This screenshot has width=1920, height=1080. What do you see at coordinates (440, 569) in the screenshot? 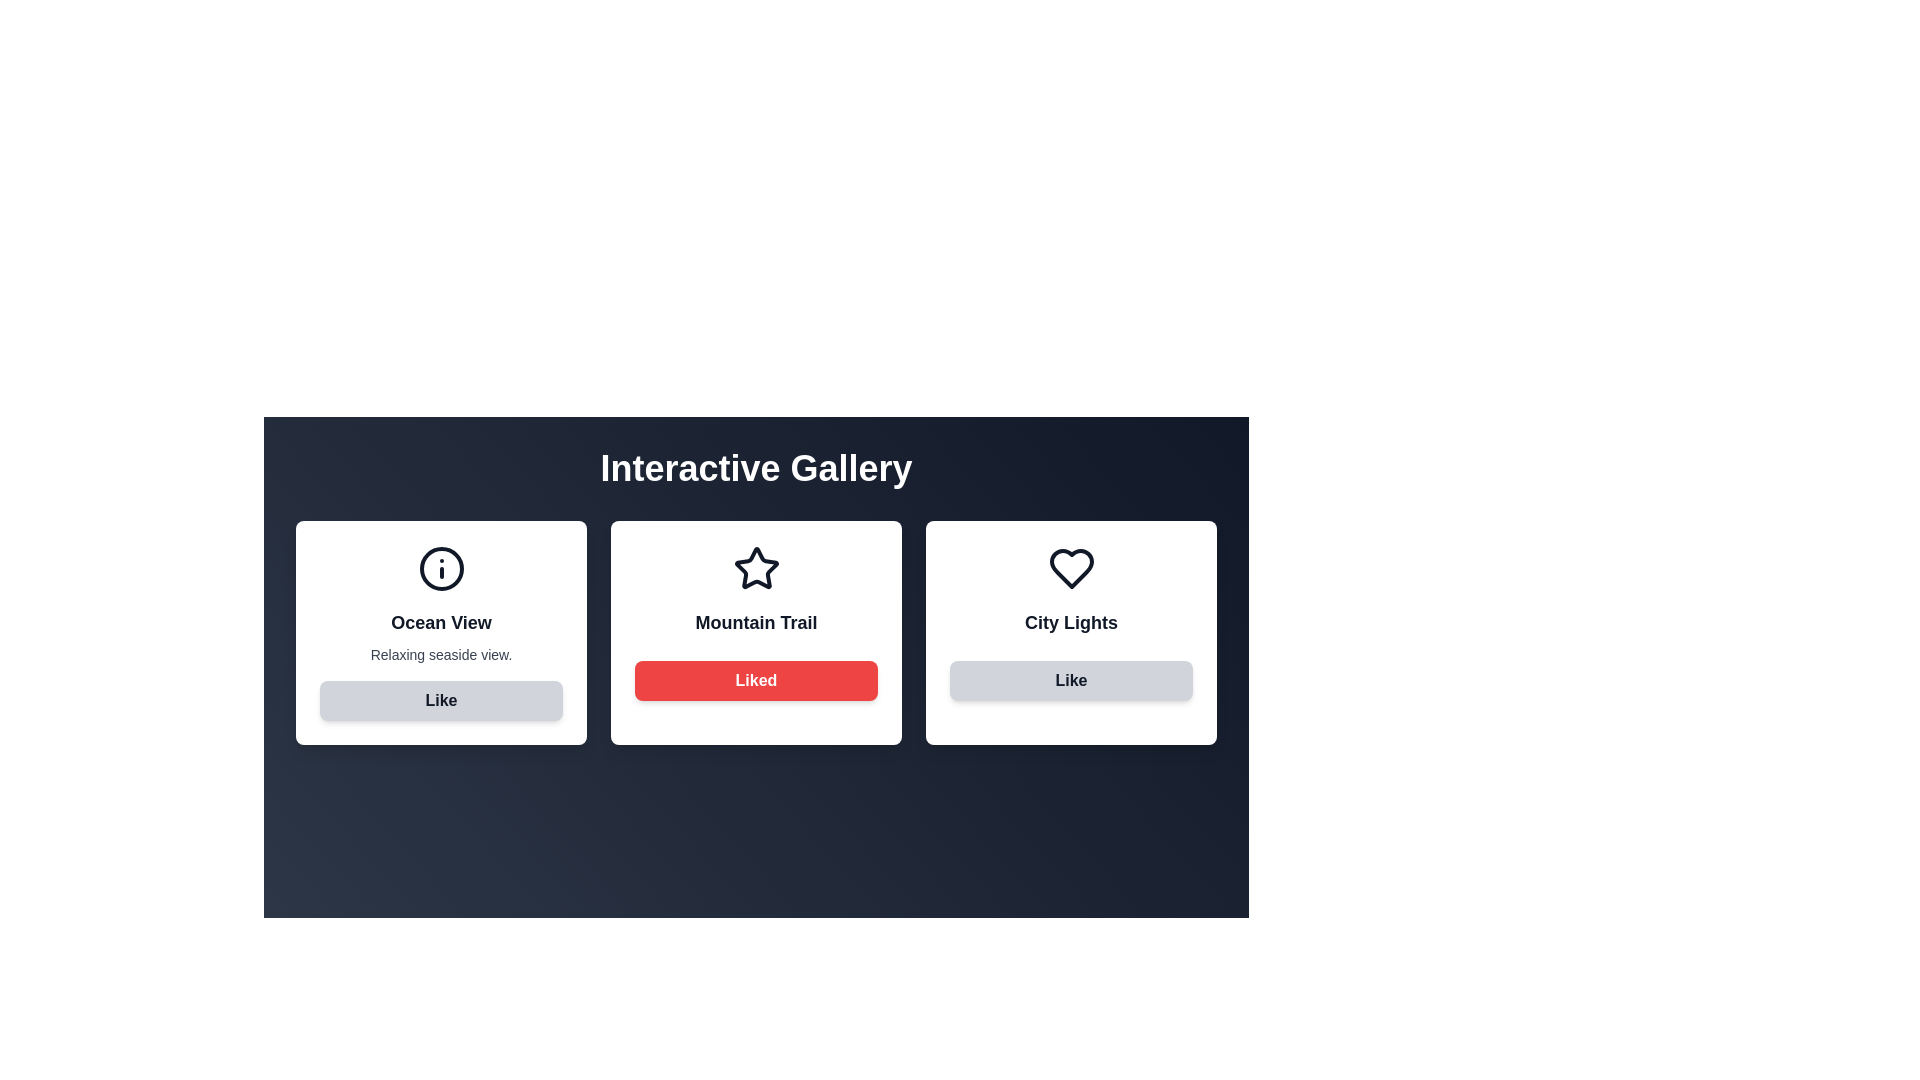
I see `the circular icon with an information symbol ('i') at its center, located above the card labeled 'Ocean View'` at bounding box center [440, 569].